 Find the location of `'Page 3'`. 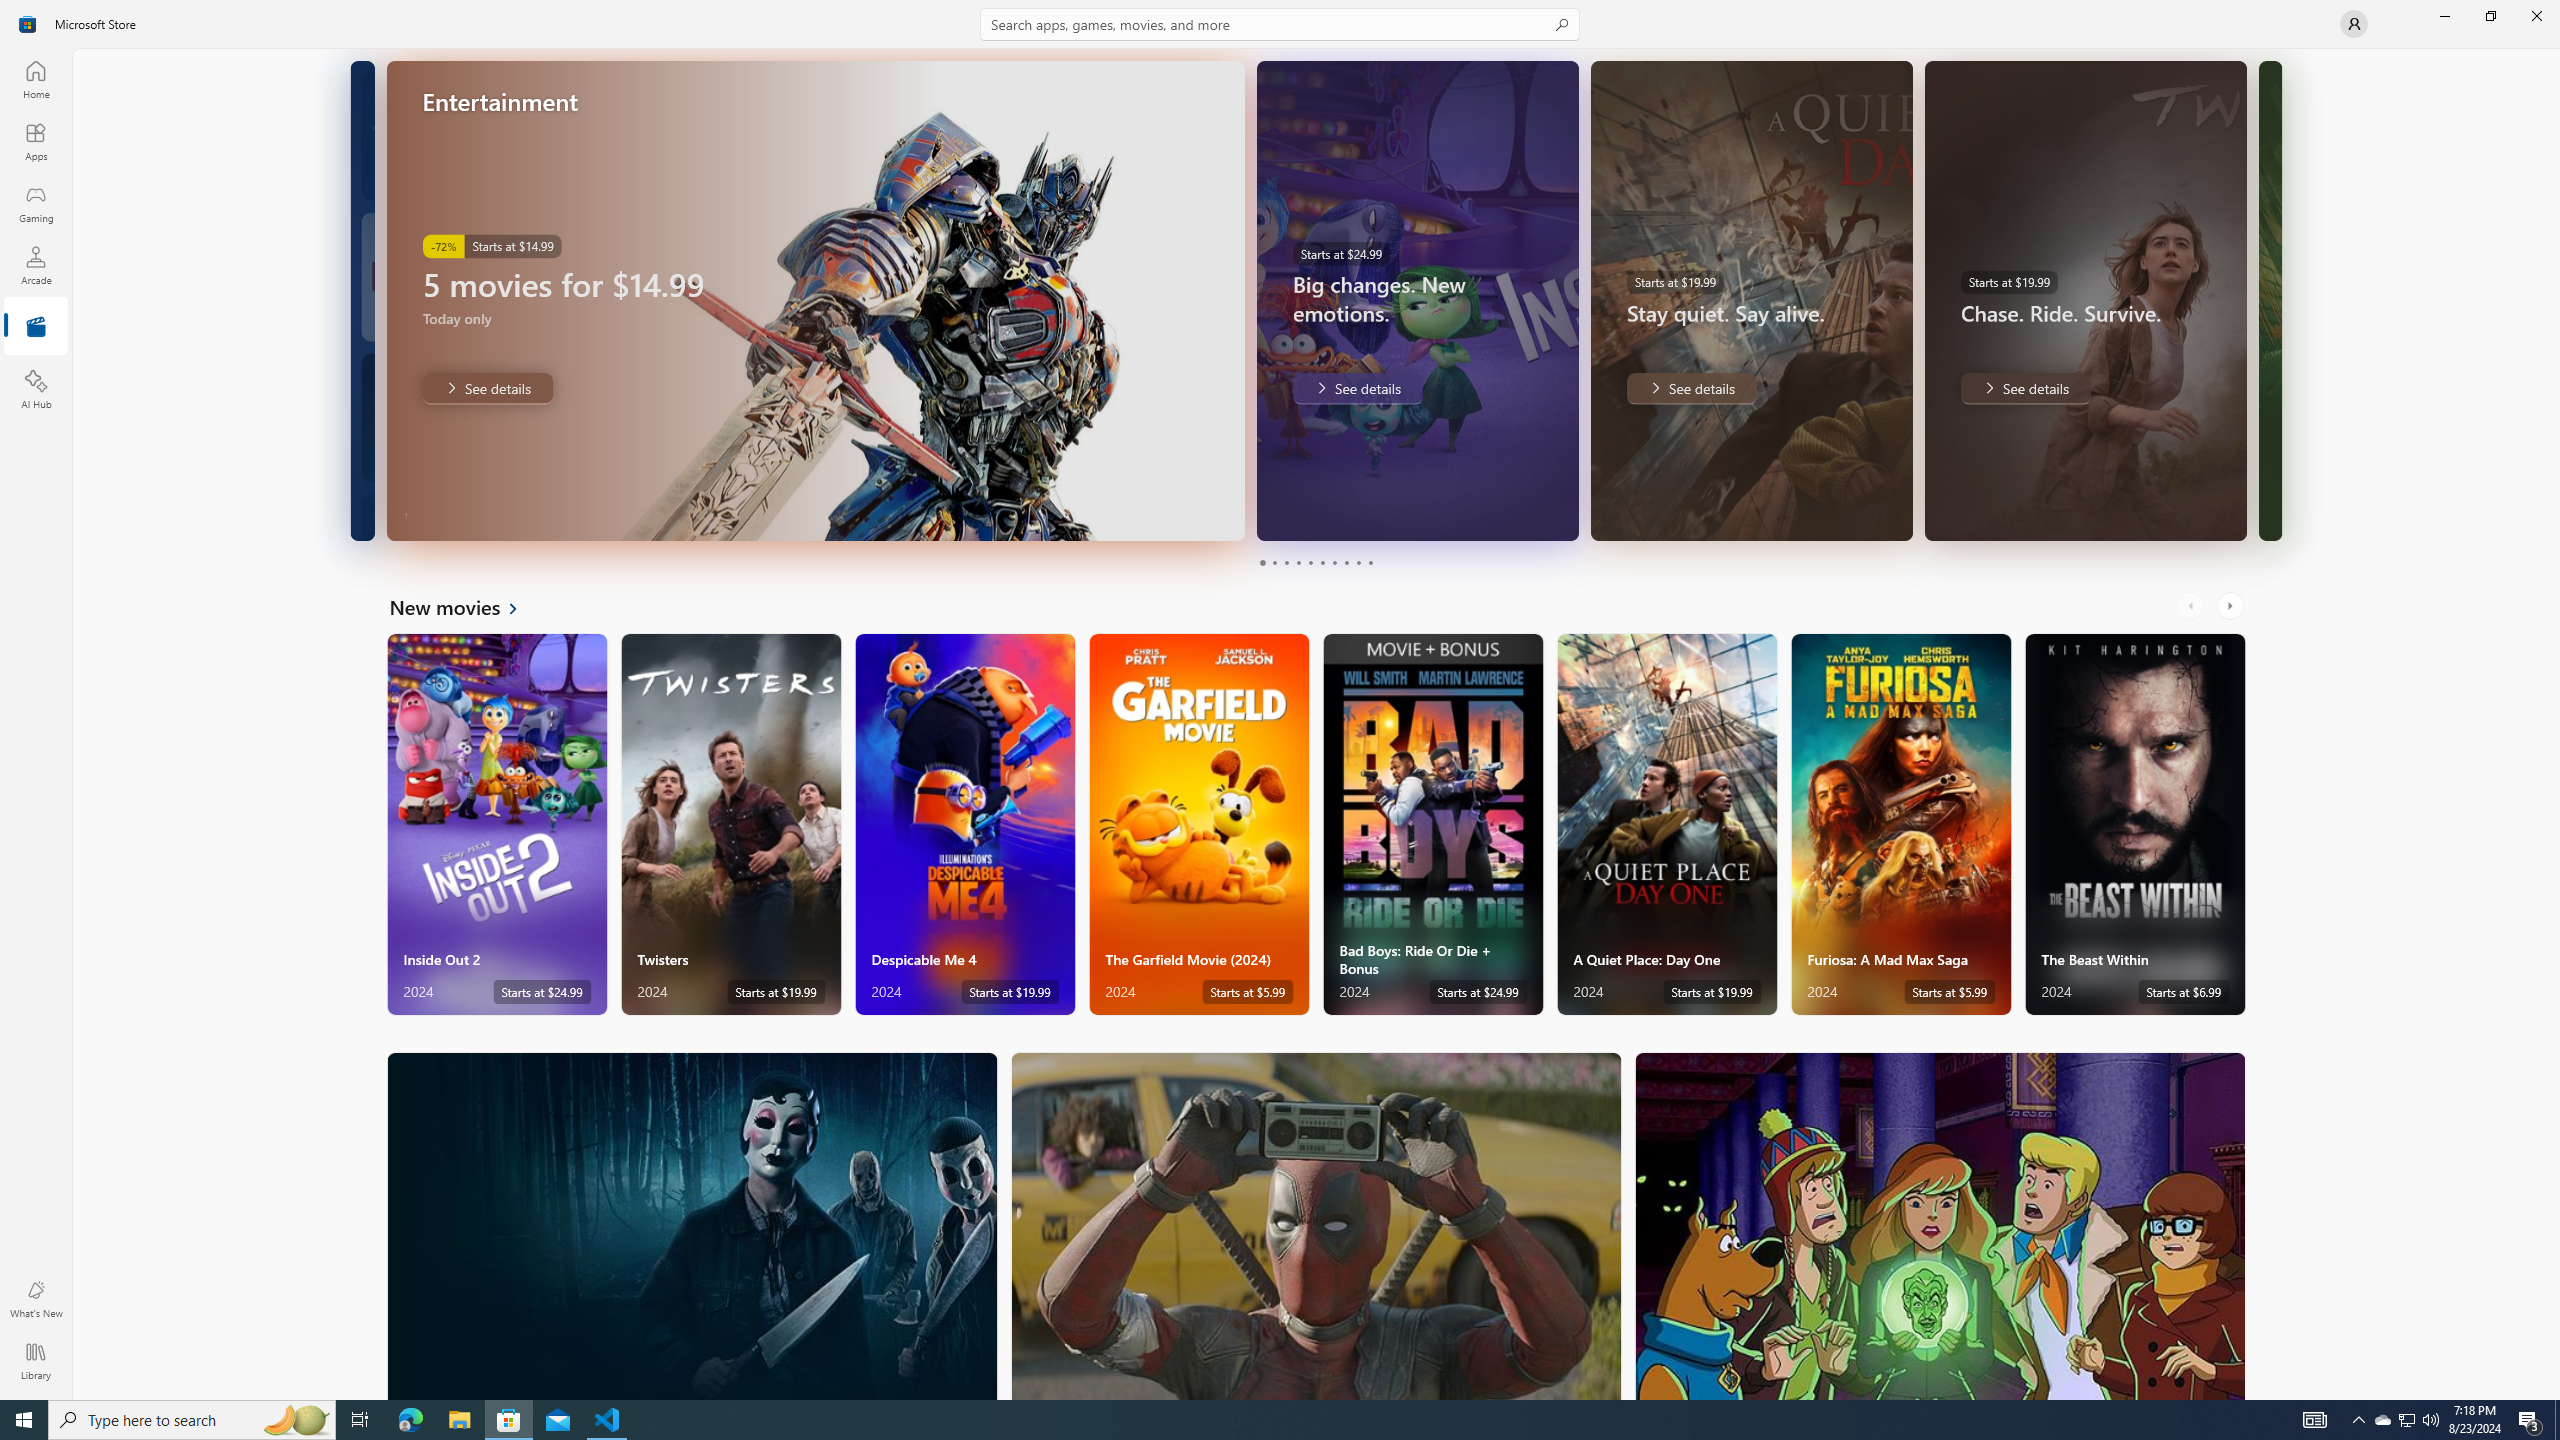

'Page 3' is located at coordinates (1285, 562).